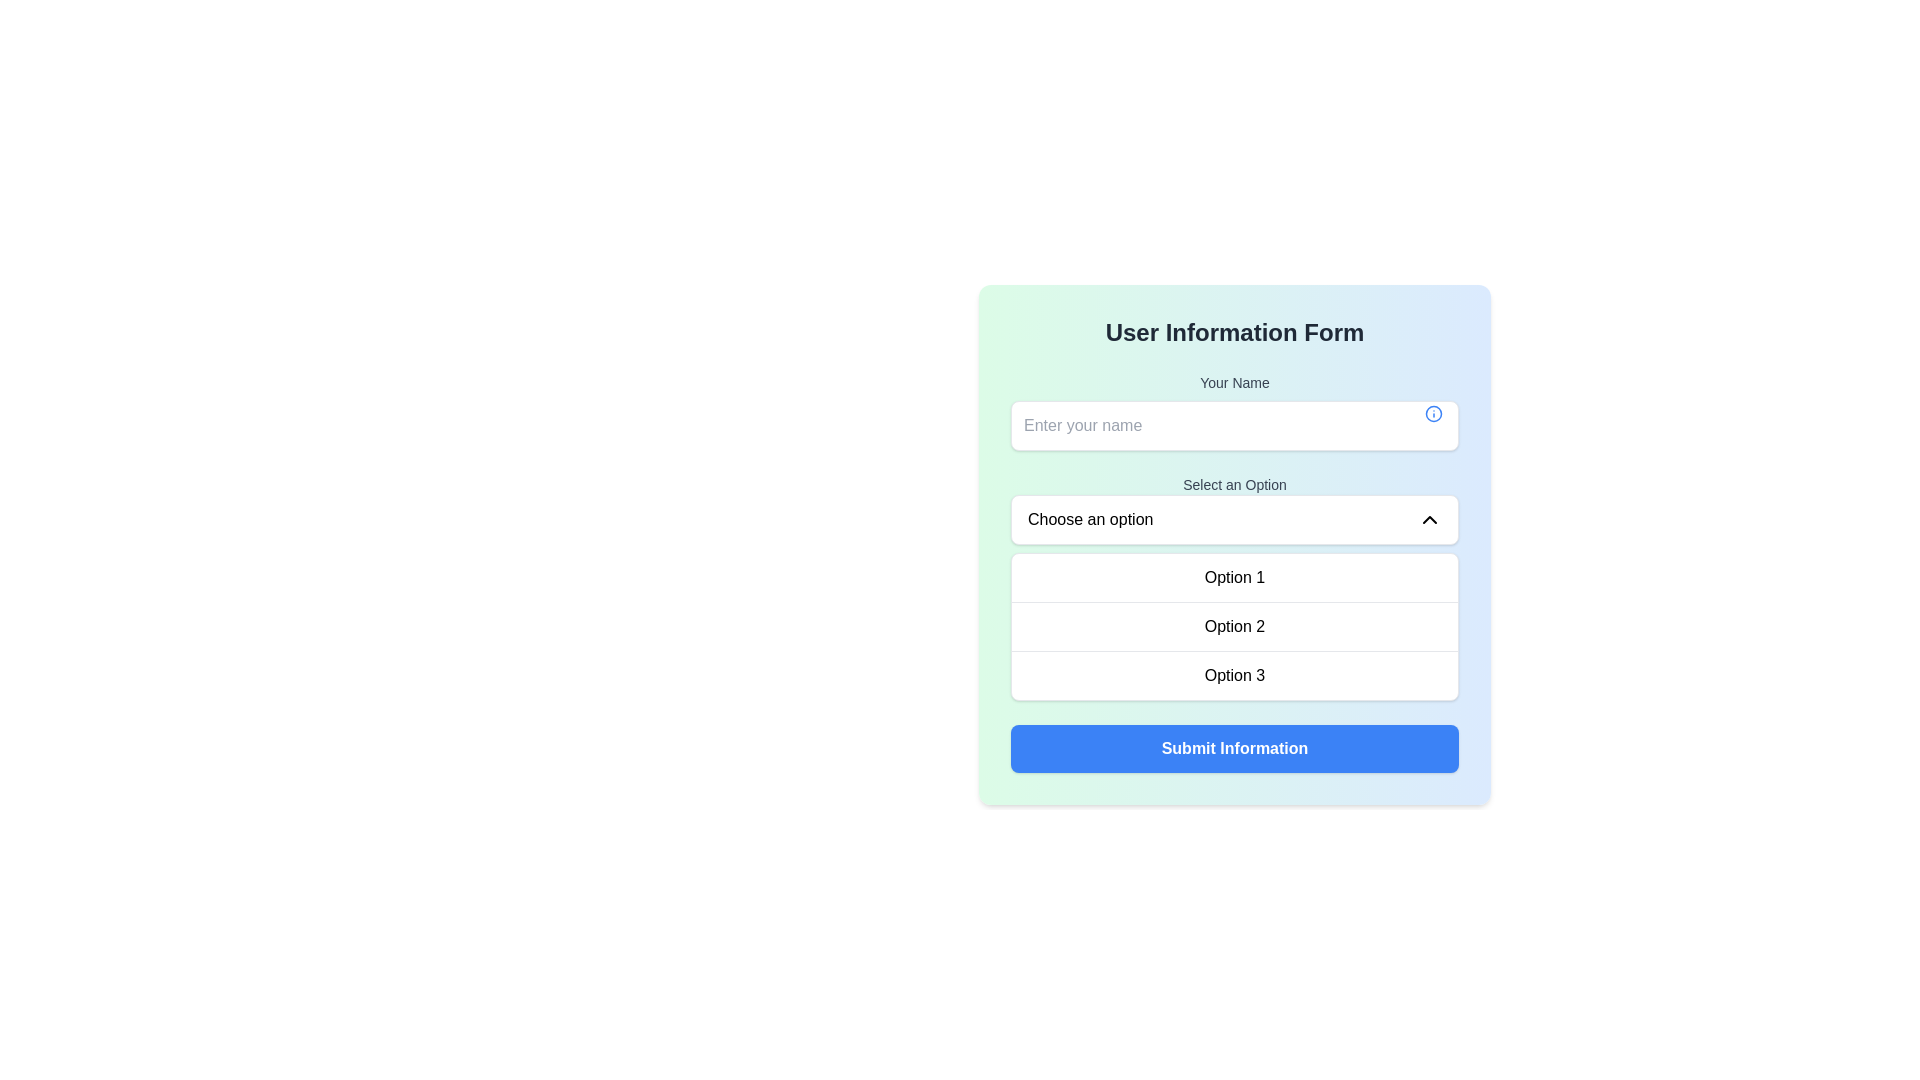 This screenshot has width=1920, height=1080. I want to click on the 'Option 3' text label within the selectable dropdown list, which is positioned below 'Option 2' and above no other elements in its group, so click(1233, 675).